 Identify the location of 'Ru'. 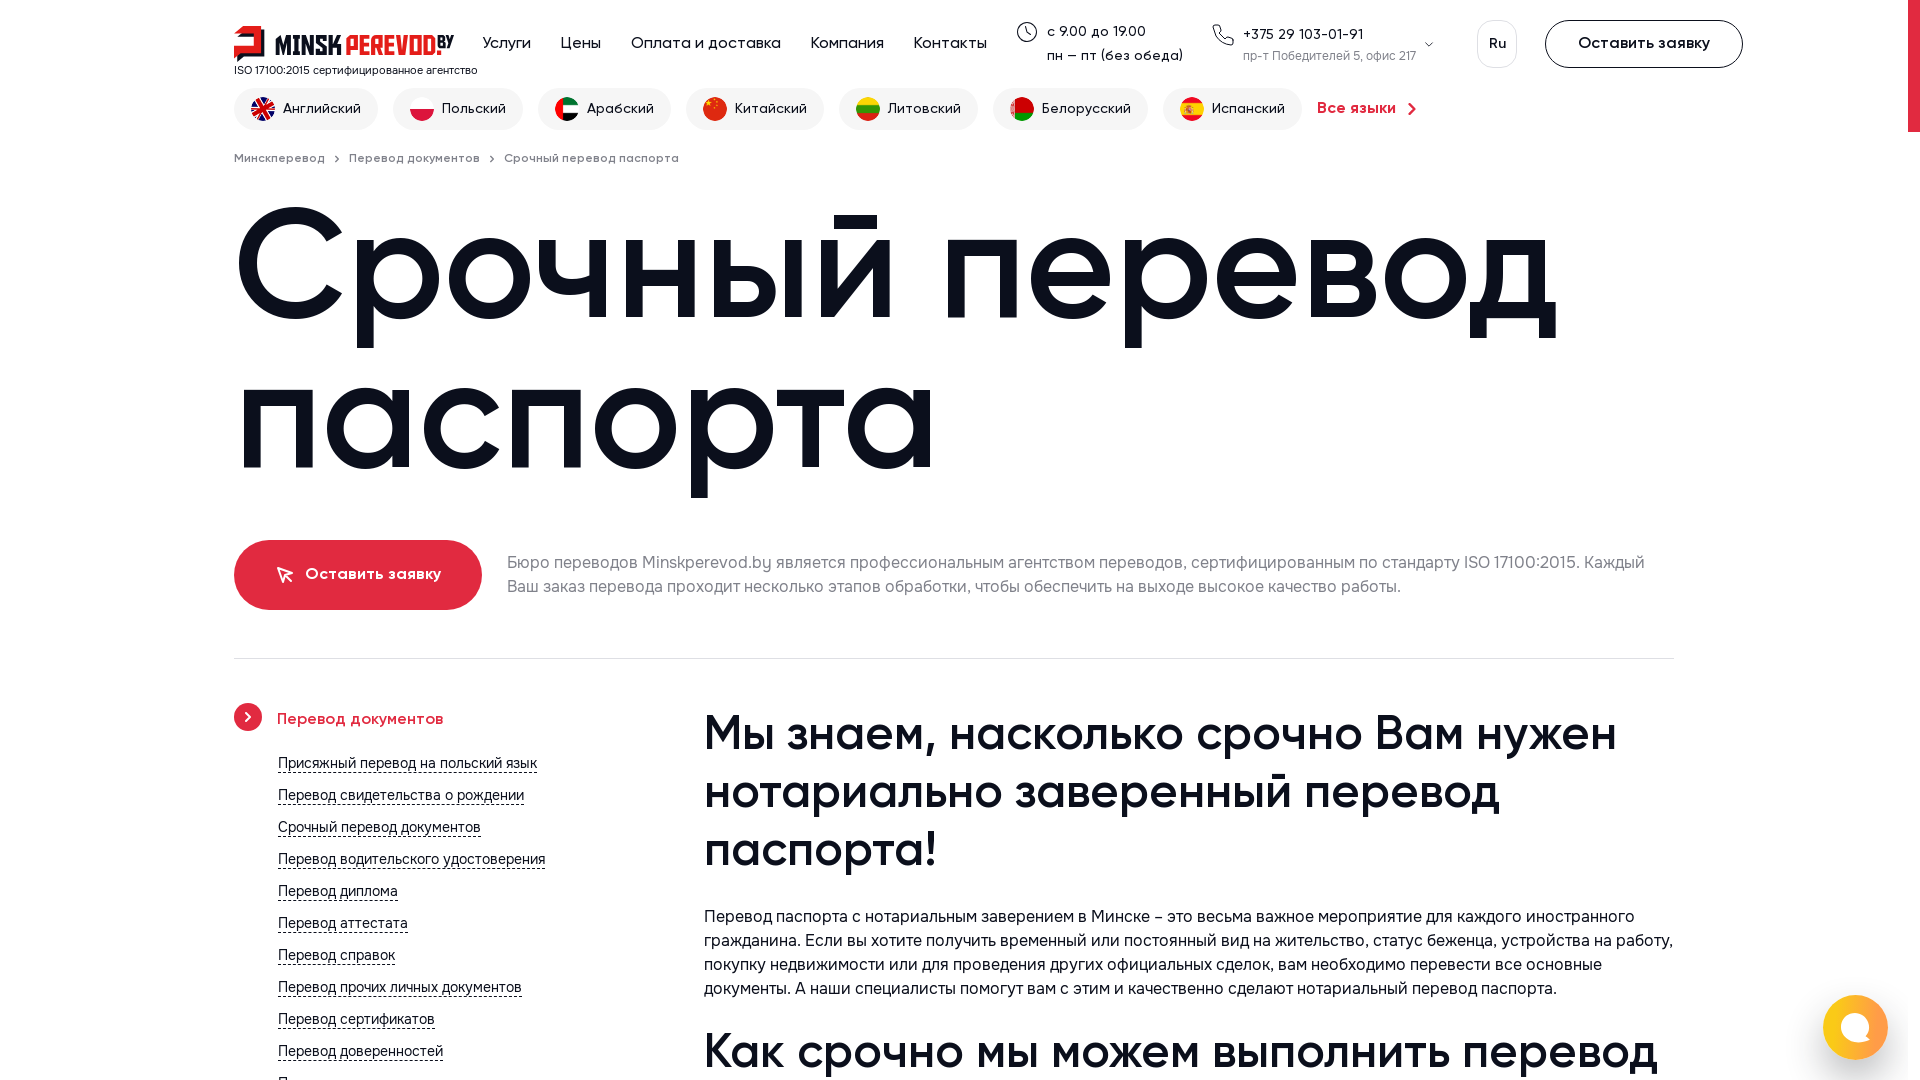
(1497, 43).